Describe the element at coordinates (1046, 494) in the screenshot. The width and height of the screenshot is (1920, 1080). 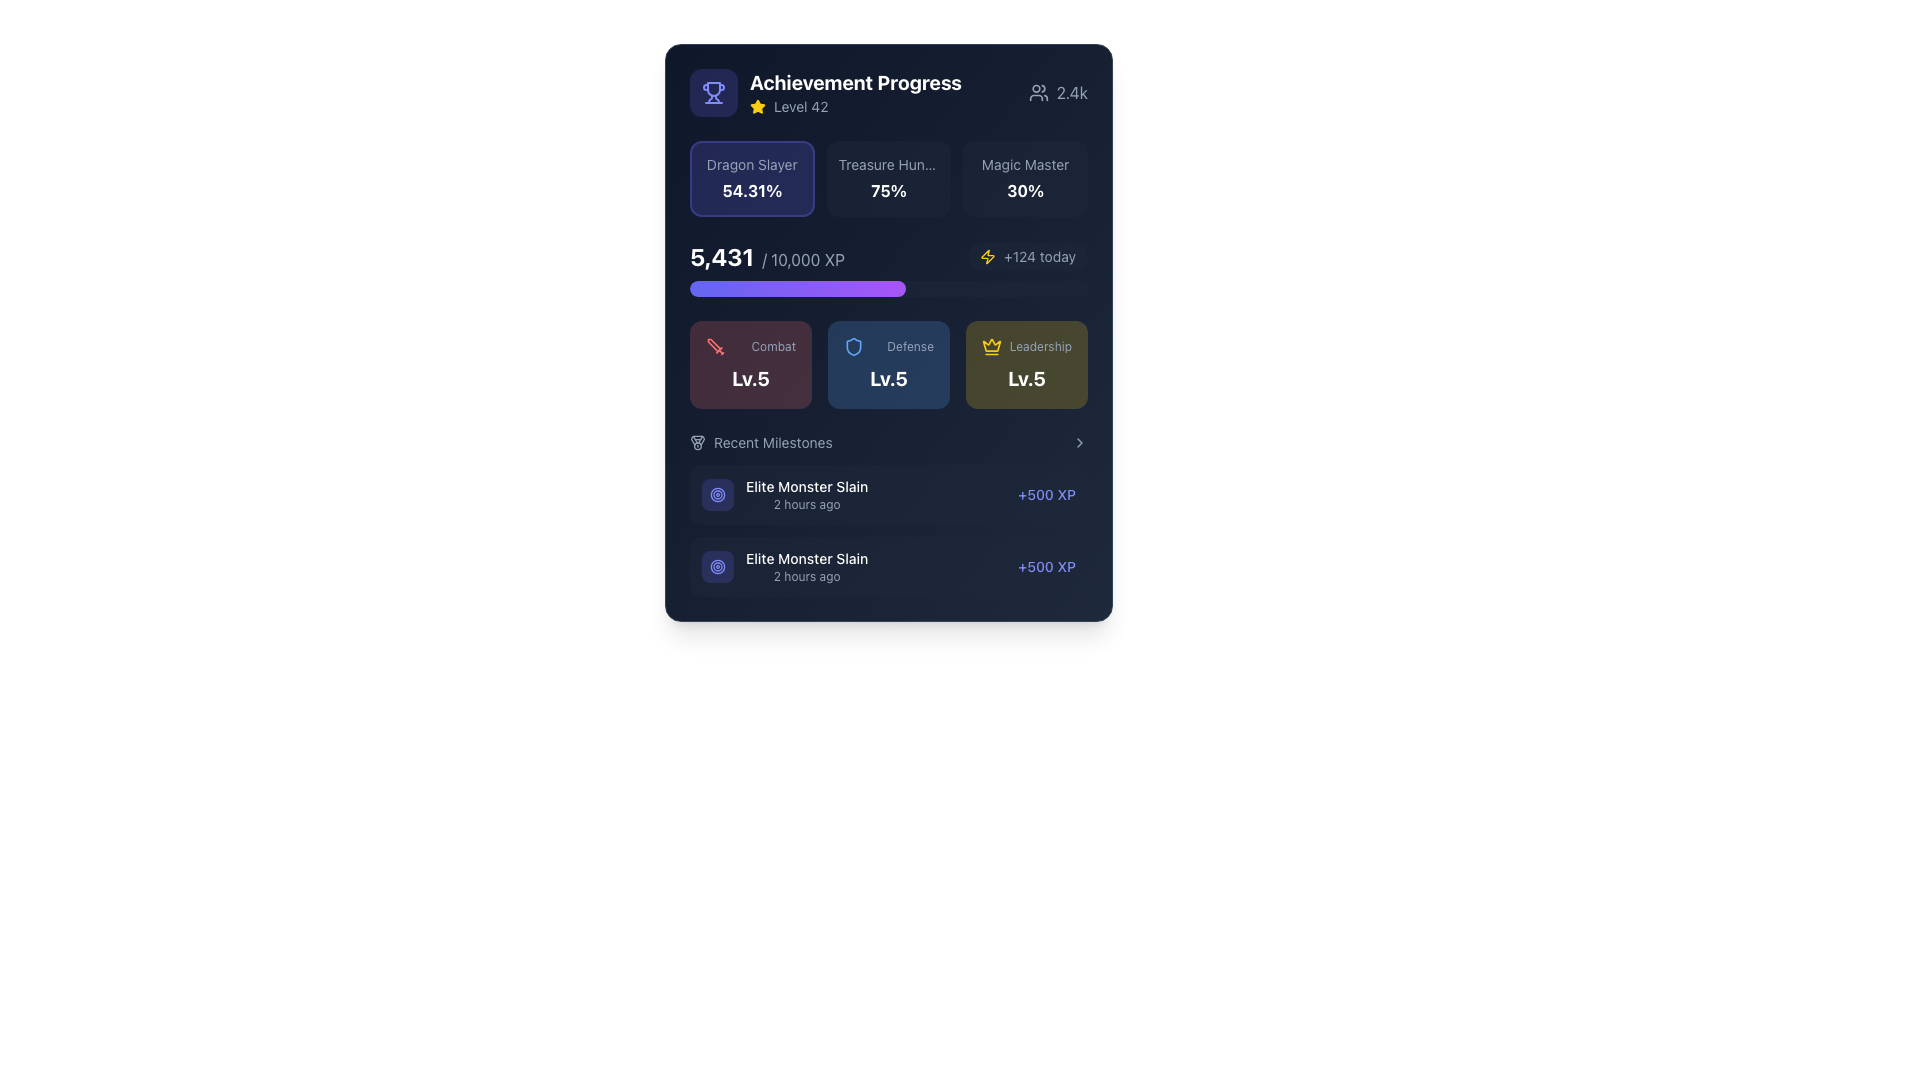
I see `the static text label displaying '+500 XP', which is styled in indigo color and positioned at the far right of the milestone section indicating 'Elite Monster Slain'` at that location.